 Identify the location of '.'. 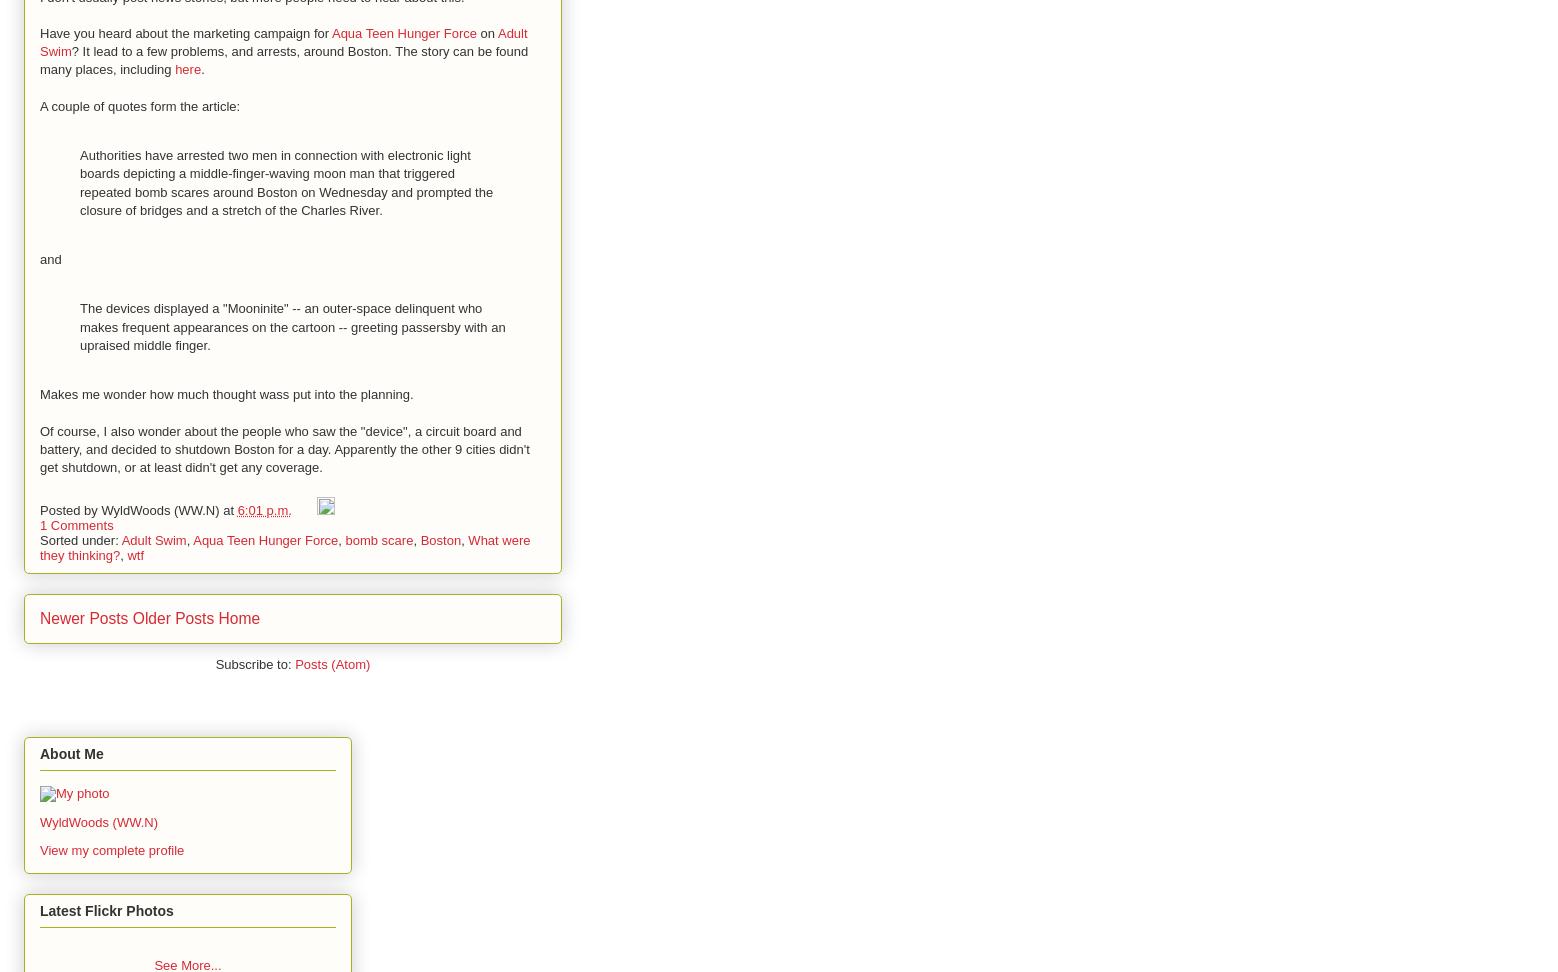
(200, 68).